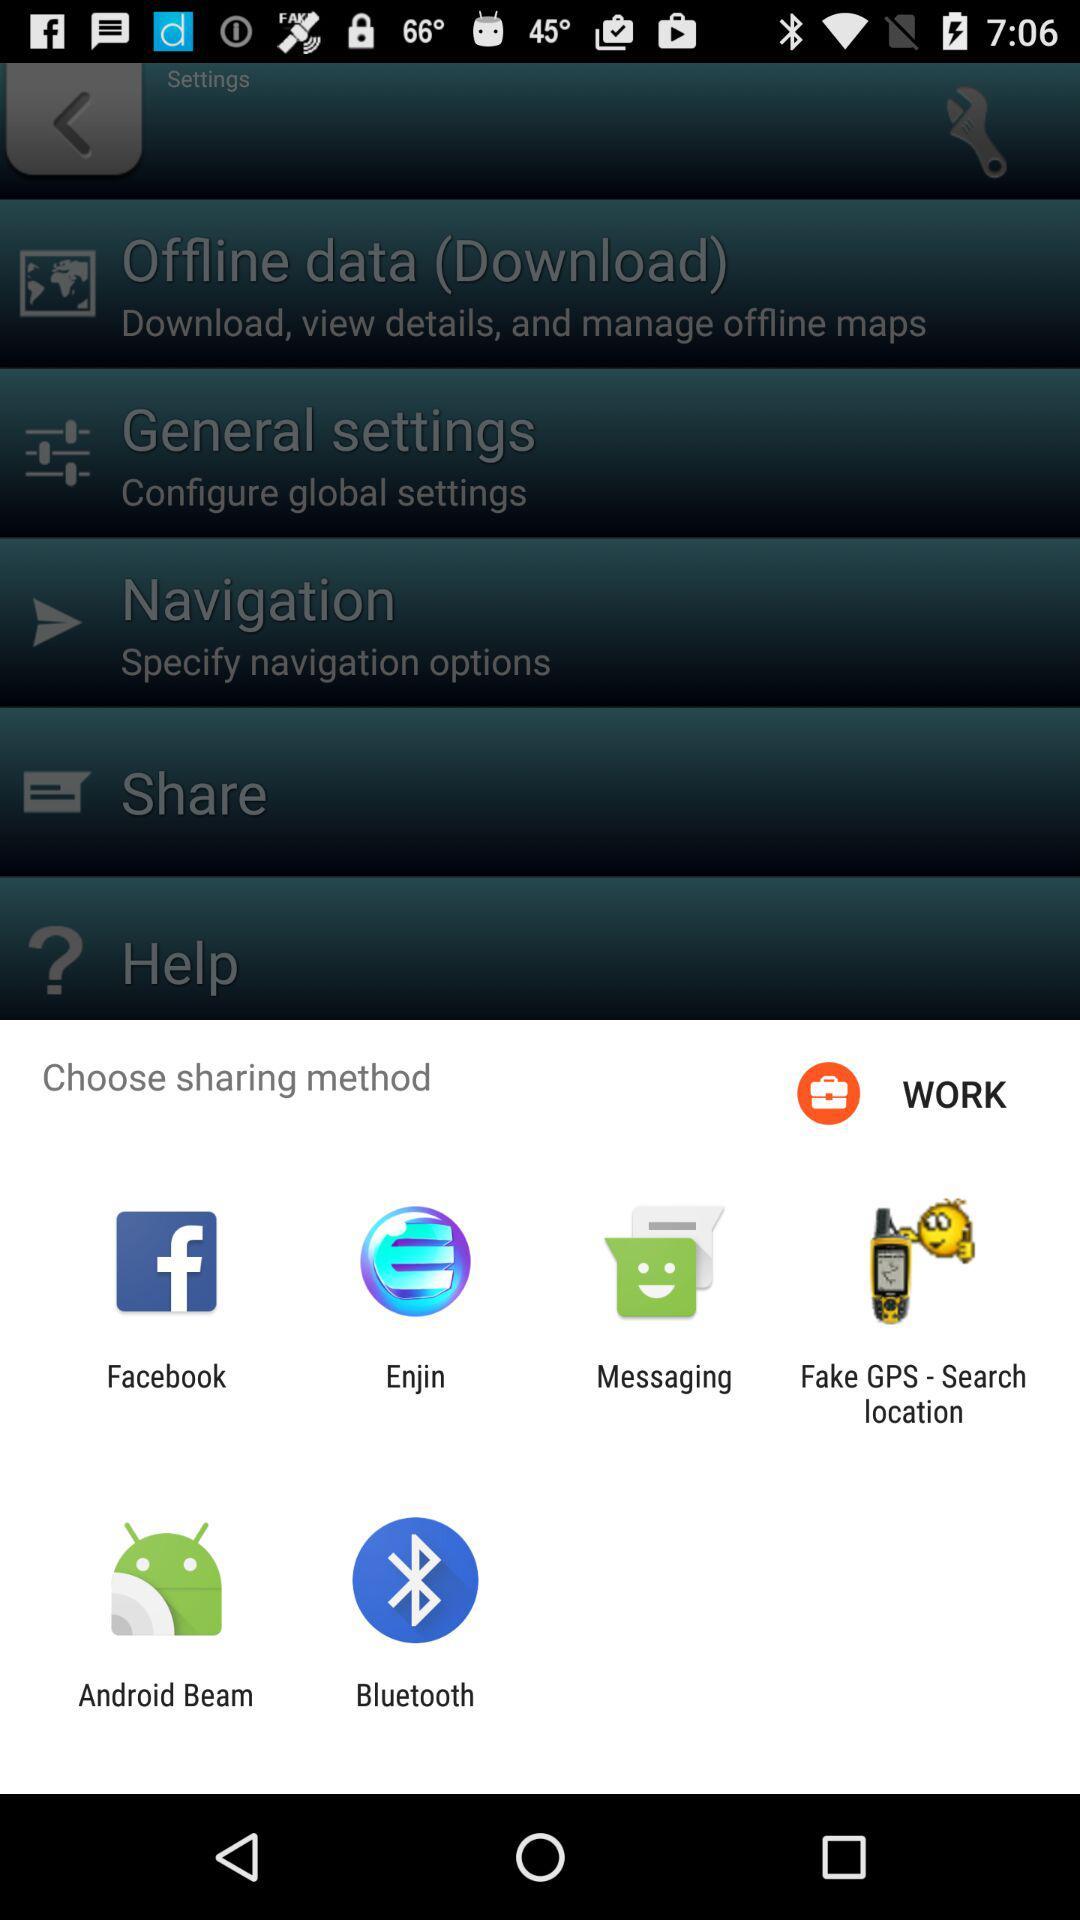  Describe the element at coordinates (165, 1711) in the screenshot. I see `android beam app` at that location.